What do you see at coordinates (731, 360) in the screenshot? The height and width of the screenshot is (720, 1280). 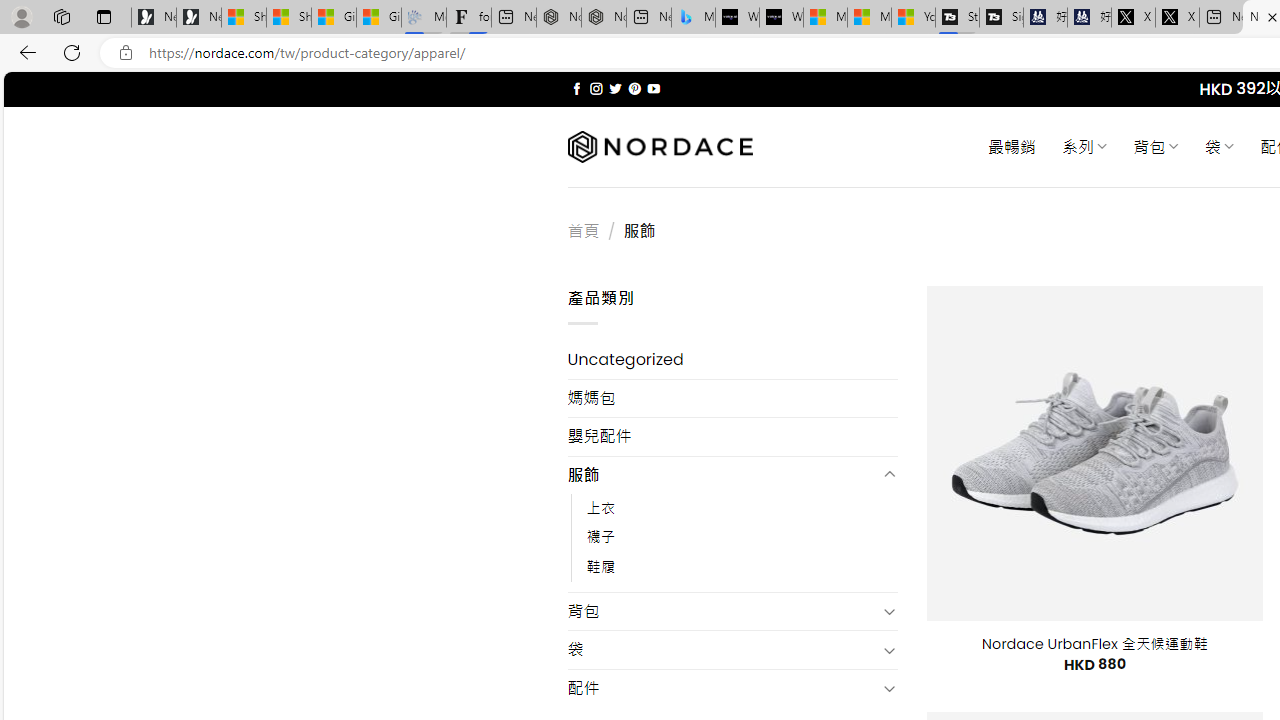 I see `'Uncategorized'` at bounding box center [731, 360].